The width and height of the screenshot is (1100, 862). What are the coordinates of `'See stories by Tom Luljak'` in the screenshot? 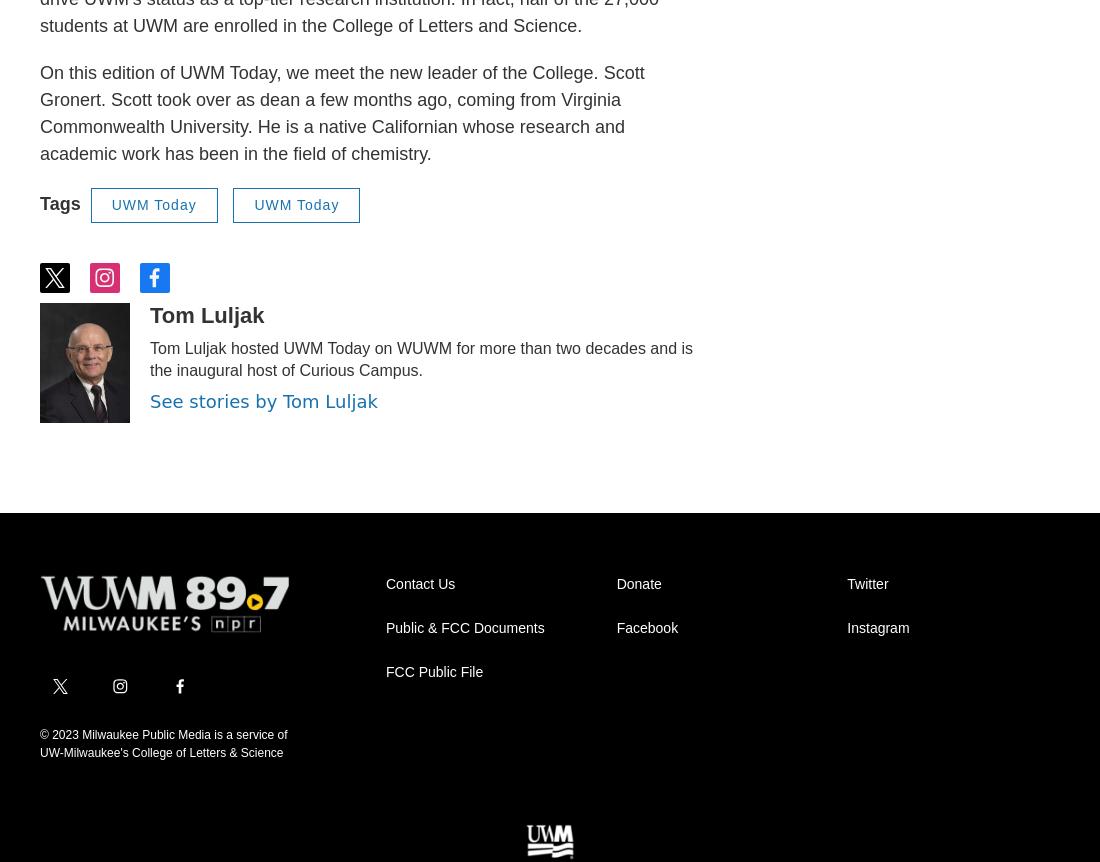 It's located at (263, 399).